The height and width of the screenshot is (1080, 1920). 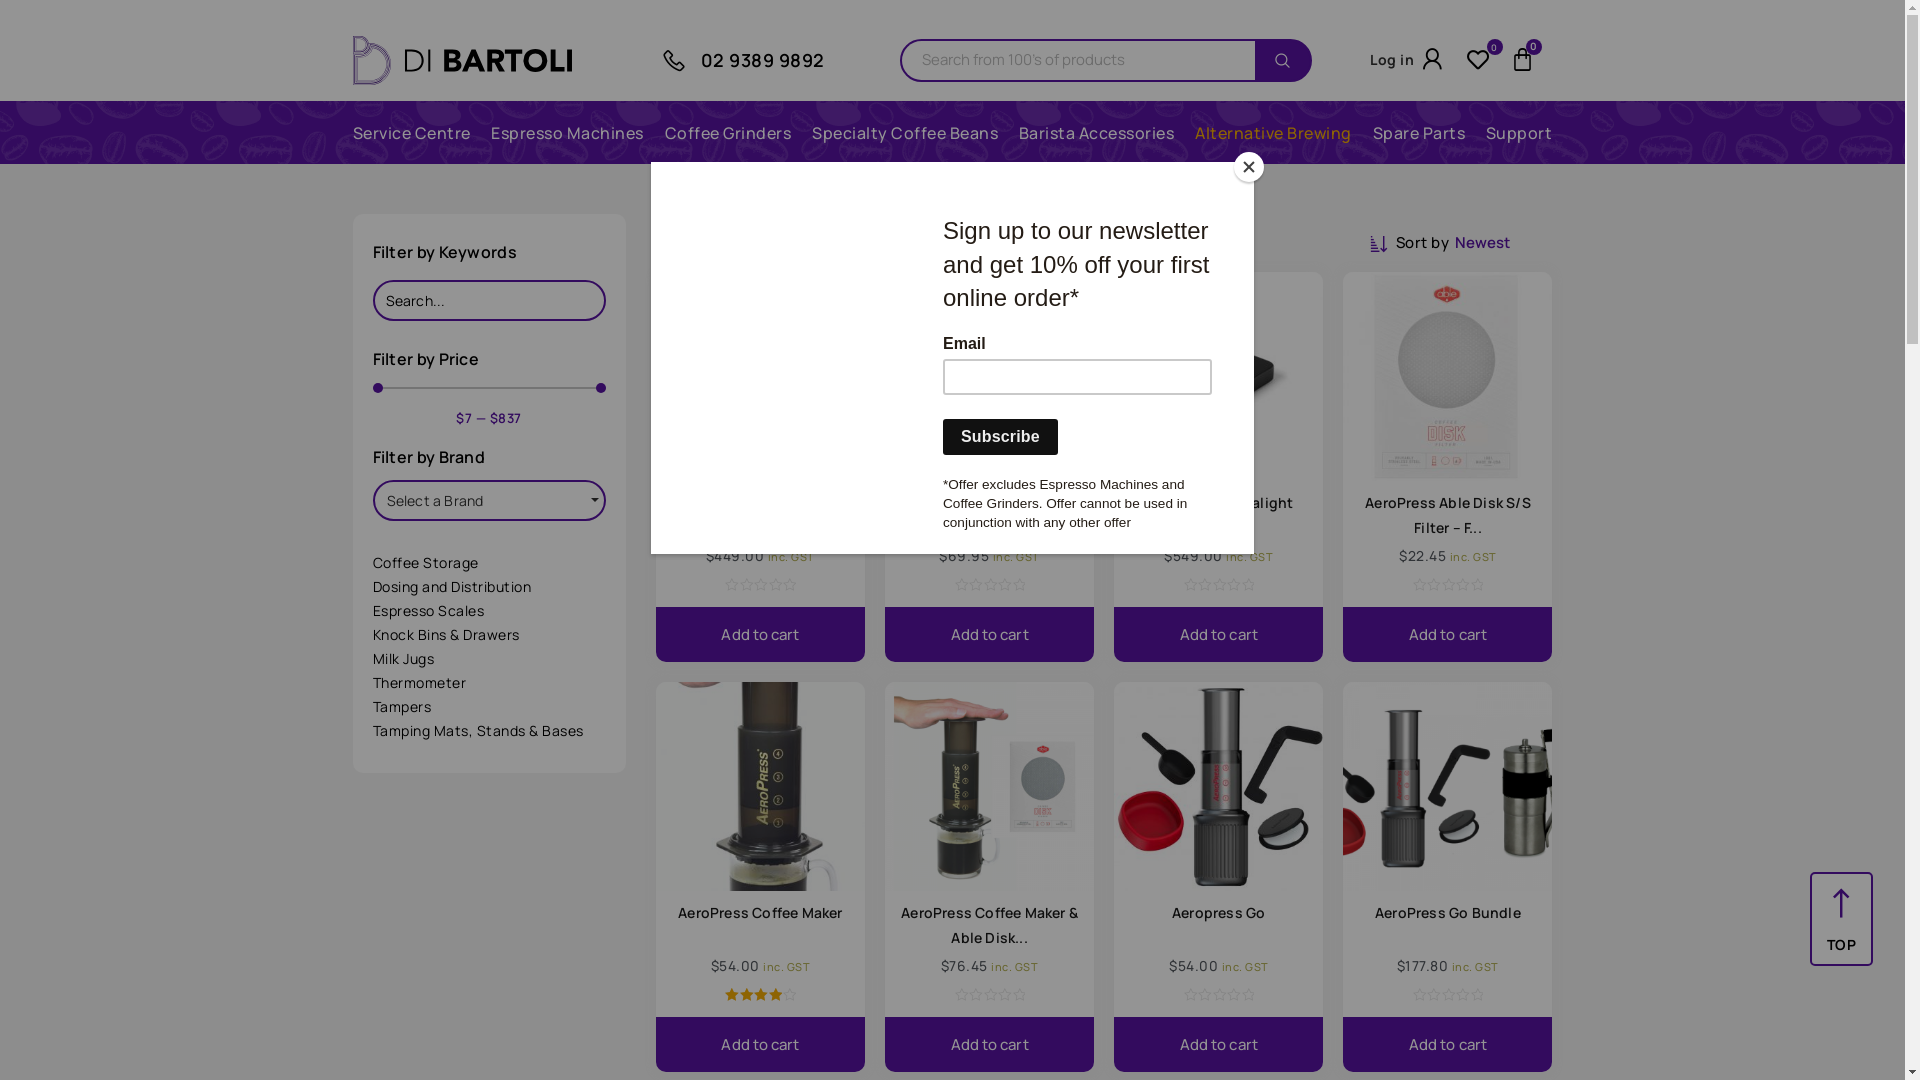 What do you see at coordinates (758, 912) in the screenshot?
I see `'AeroPress Coffee Maker'` at bounding box center [758, 912].